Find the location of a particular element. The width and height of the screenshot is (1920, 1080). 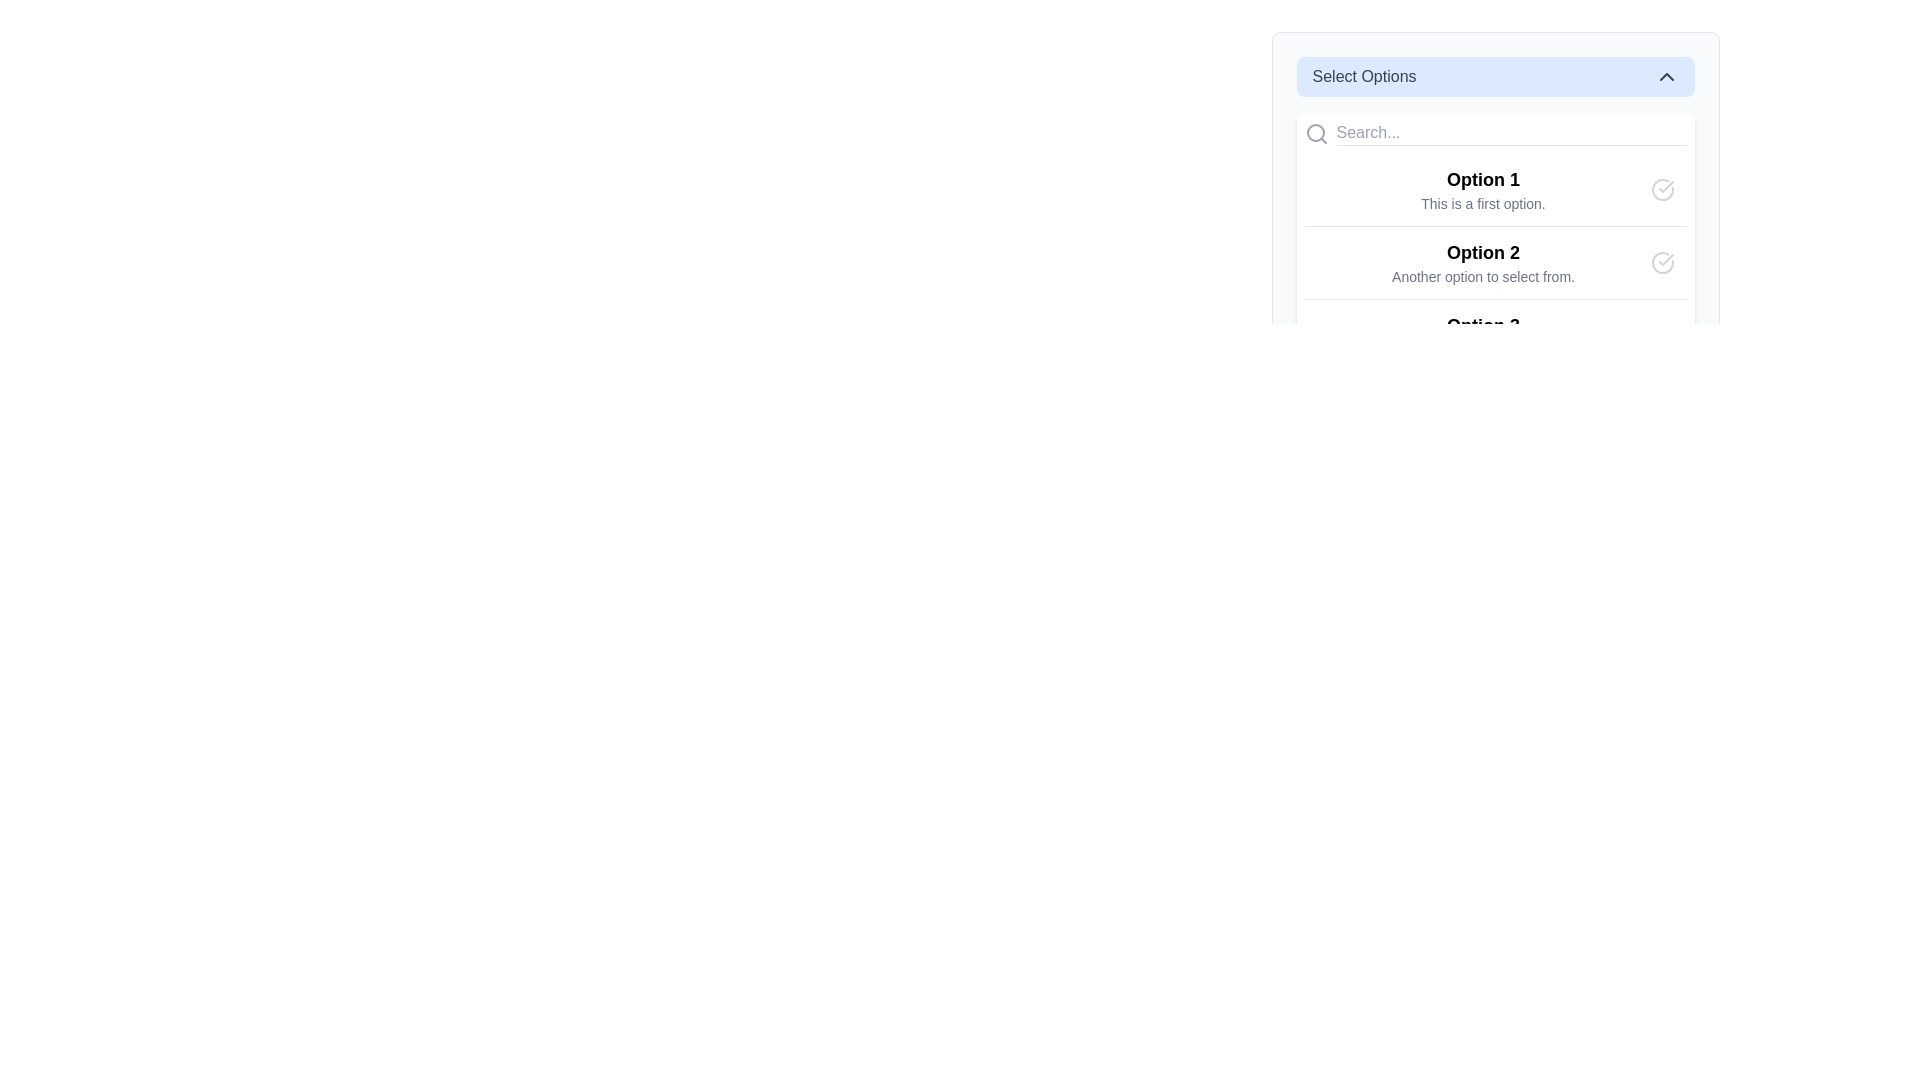

the Checkmark Icon, which is a miniature checkmark embedded within a circular icon located on the far right side of the dropdown list next to the label 'Option 1' is located at coordinates (1665, 258).